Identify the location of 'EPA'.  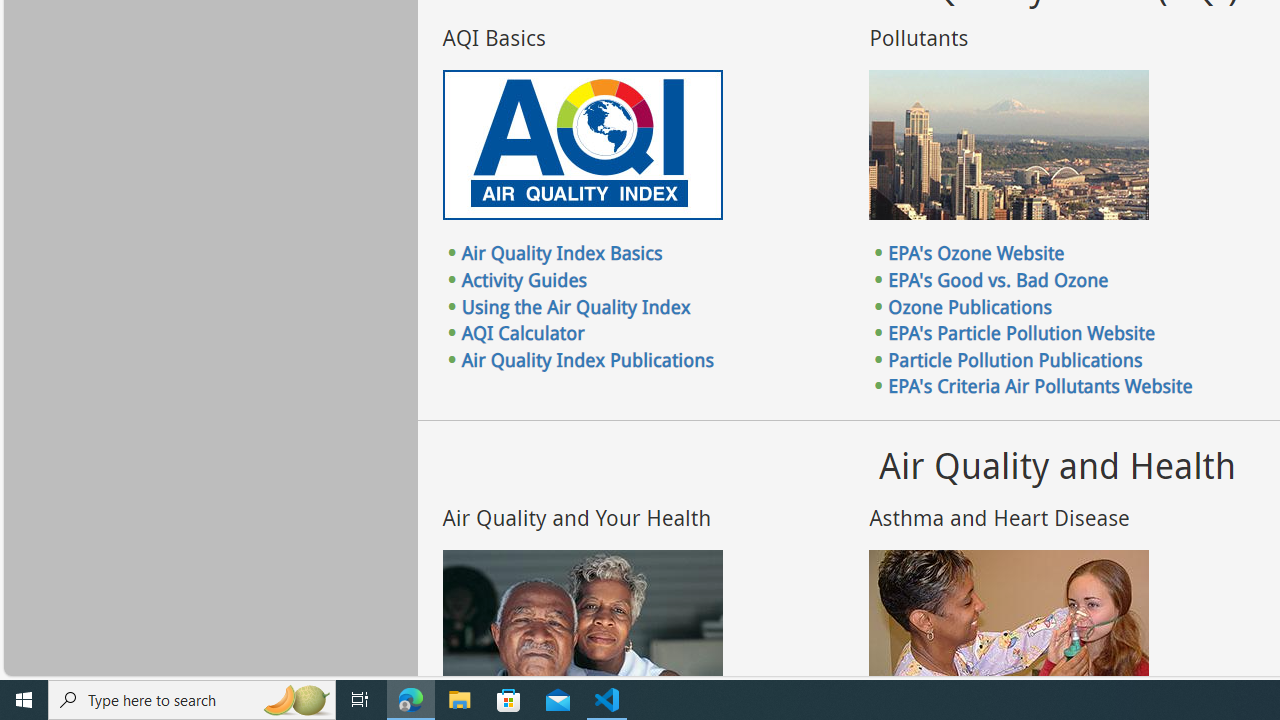
(1022, 332).